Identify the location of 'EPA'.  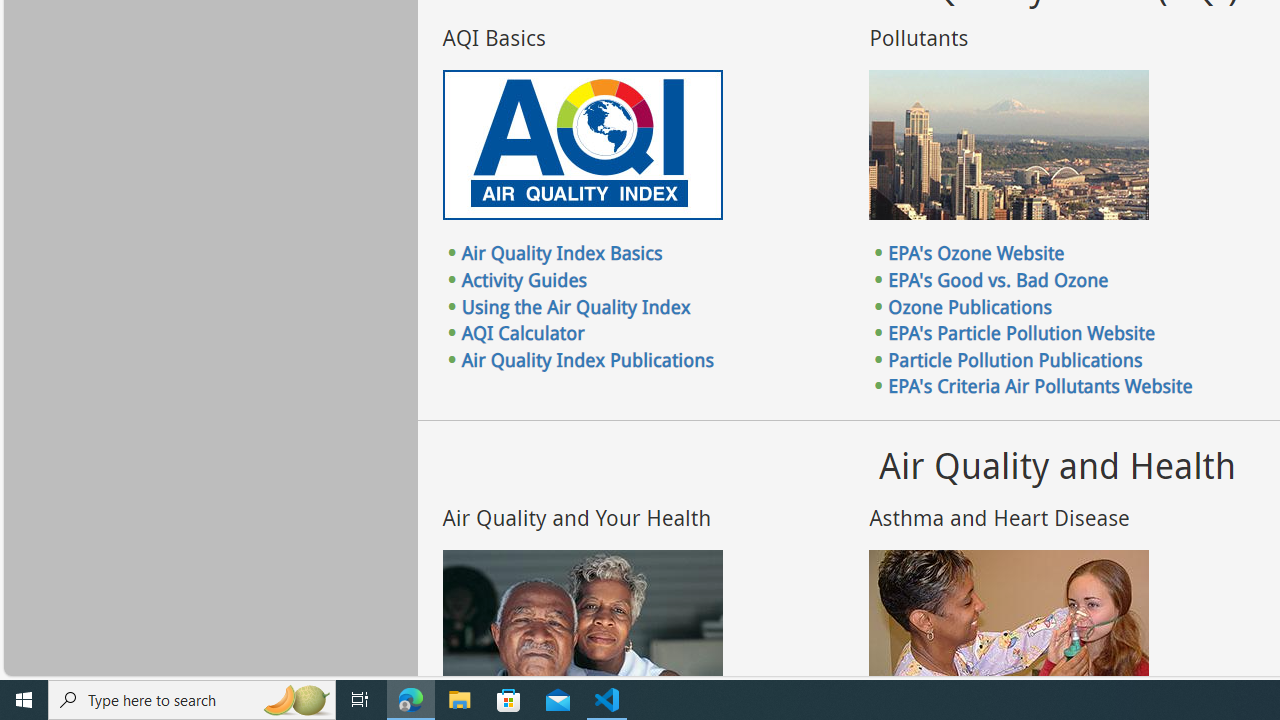
(1022, 332).